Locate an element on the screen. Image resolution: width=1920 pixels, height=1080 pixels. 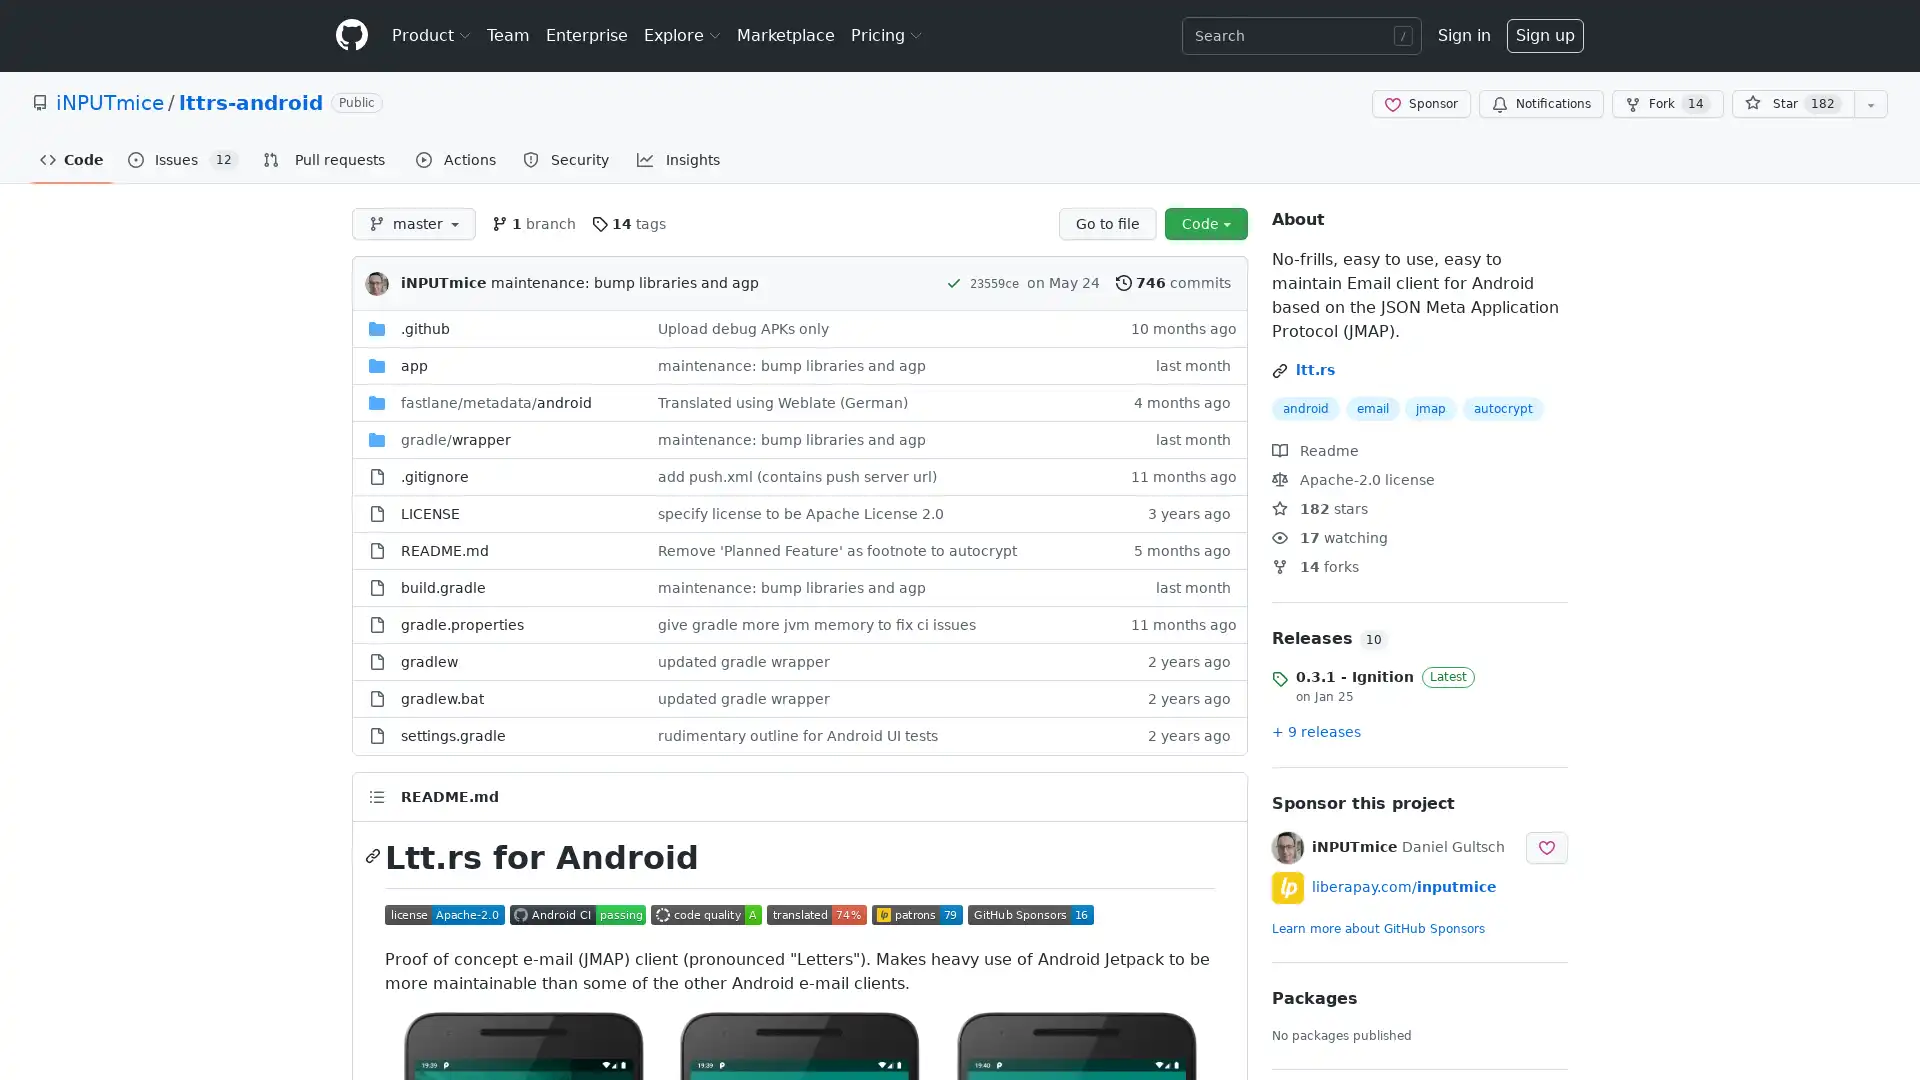
Sponsor is located at coordinates (1420, 104).